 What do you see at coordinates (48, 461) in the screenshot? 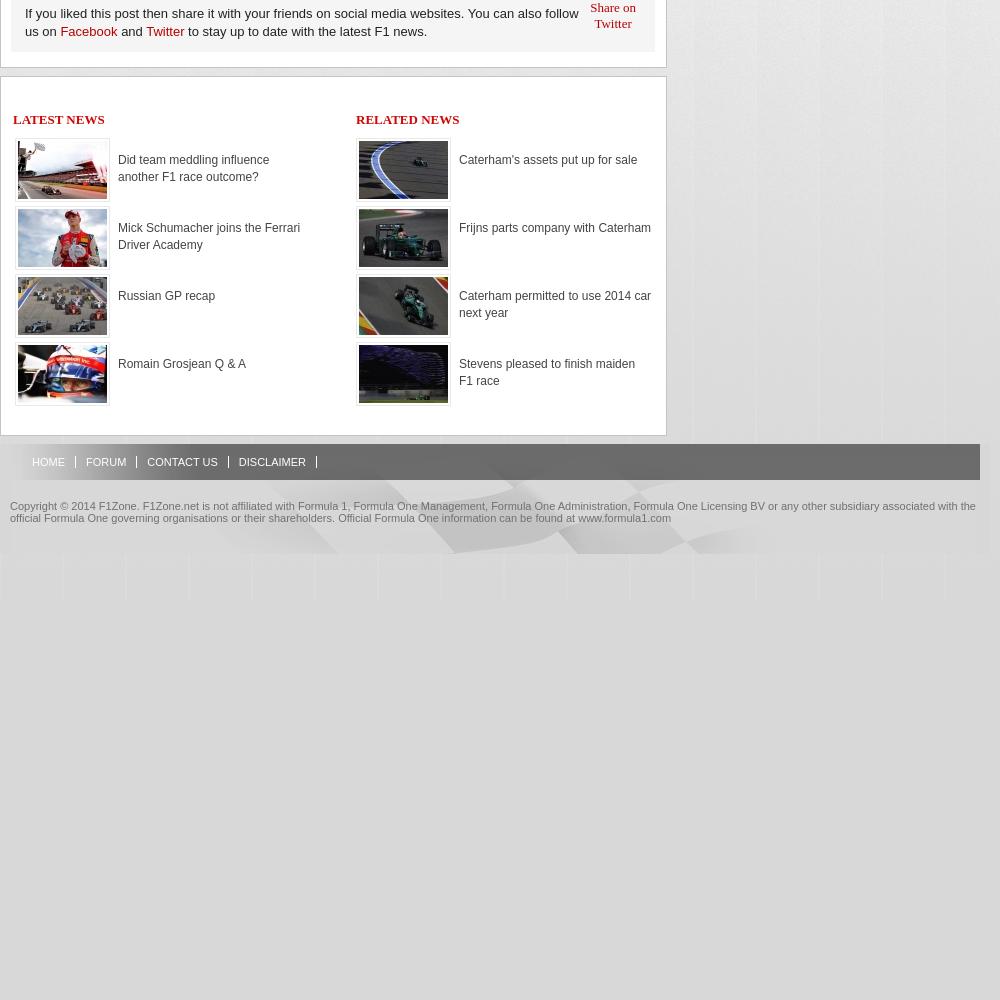
I see `'Home'` at bounding box center [48, 461].